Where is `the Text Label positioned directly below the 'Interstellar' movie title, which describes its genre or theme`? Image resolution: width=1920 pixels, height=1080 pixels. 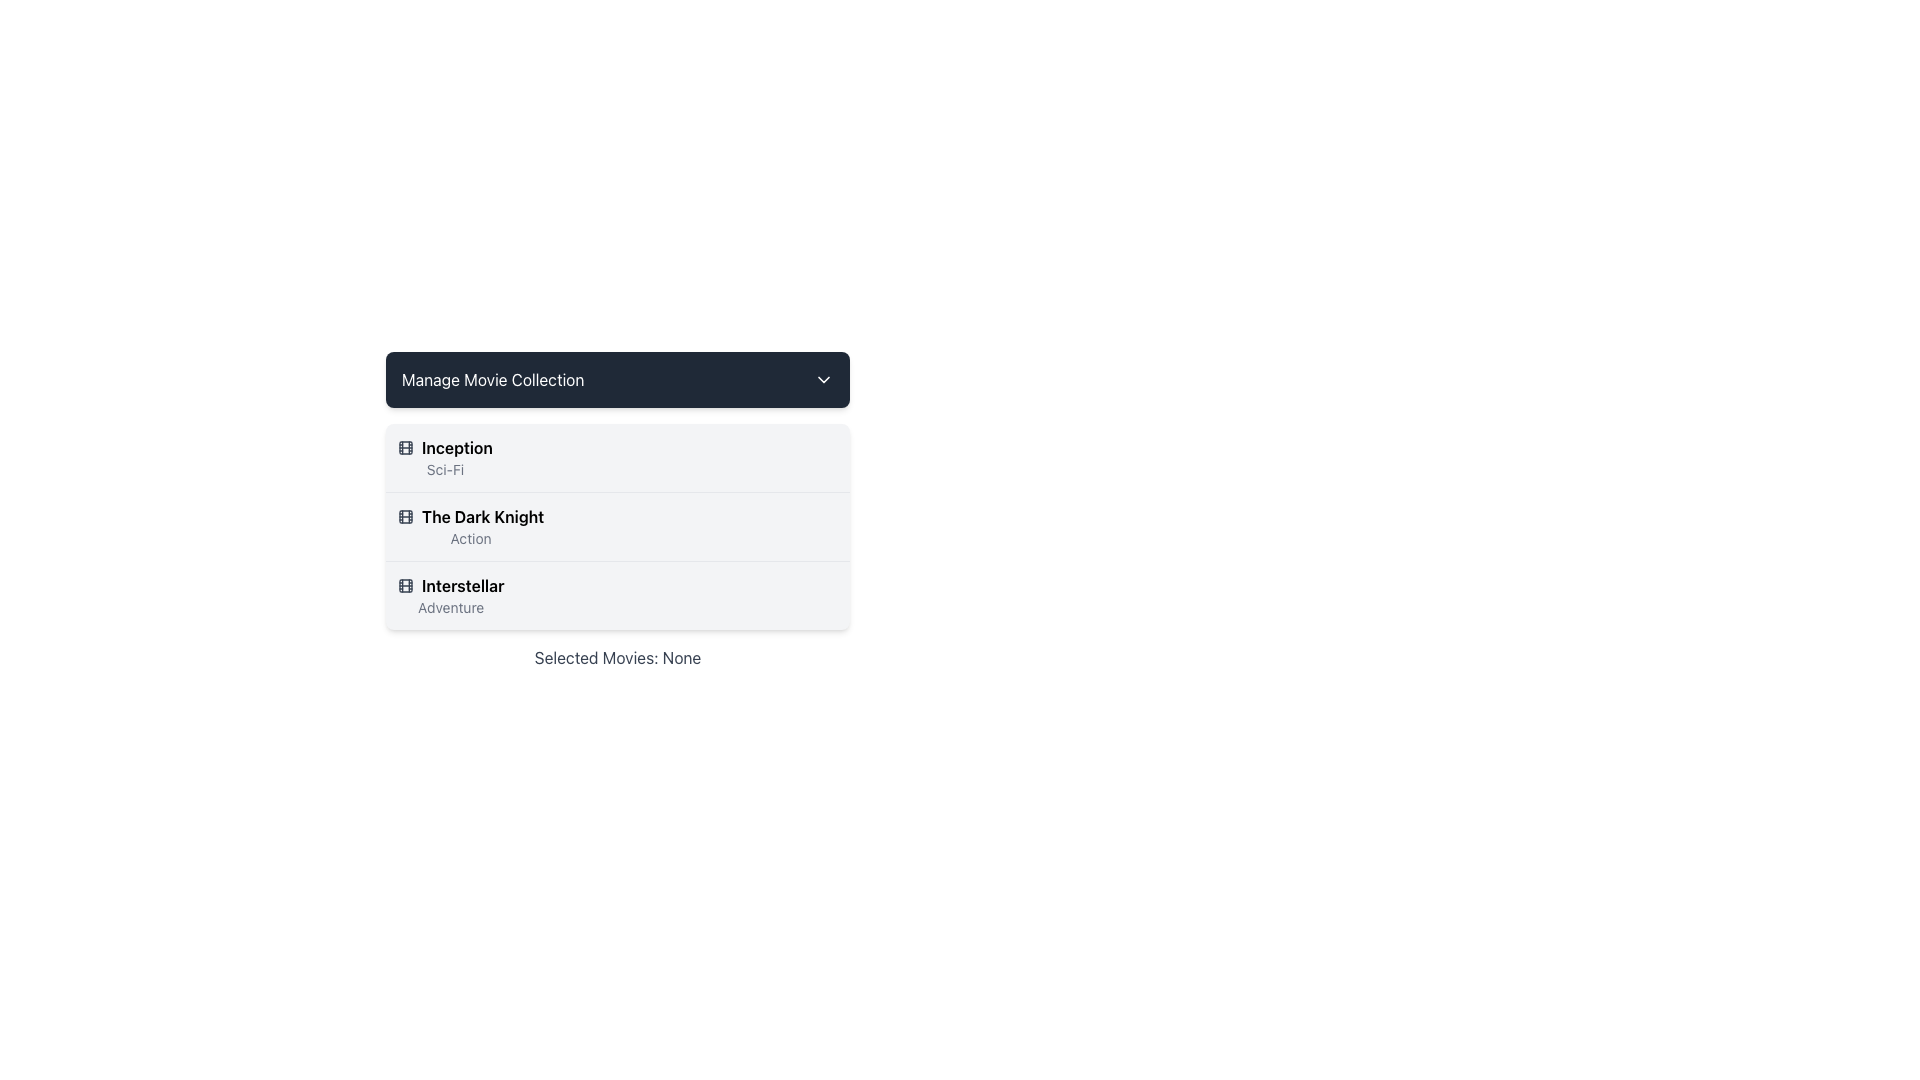
the Text Label positioned directly below the 'Interstellar' movie title, which describes its genre or theme is located at coordinates (450, 607).